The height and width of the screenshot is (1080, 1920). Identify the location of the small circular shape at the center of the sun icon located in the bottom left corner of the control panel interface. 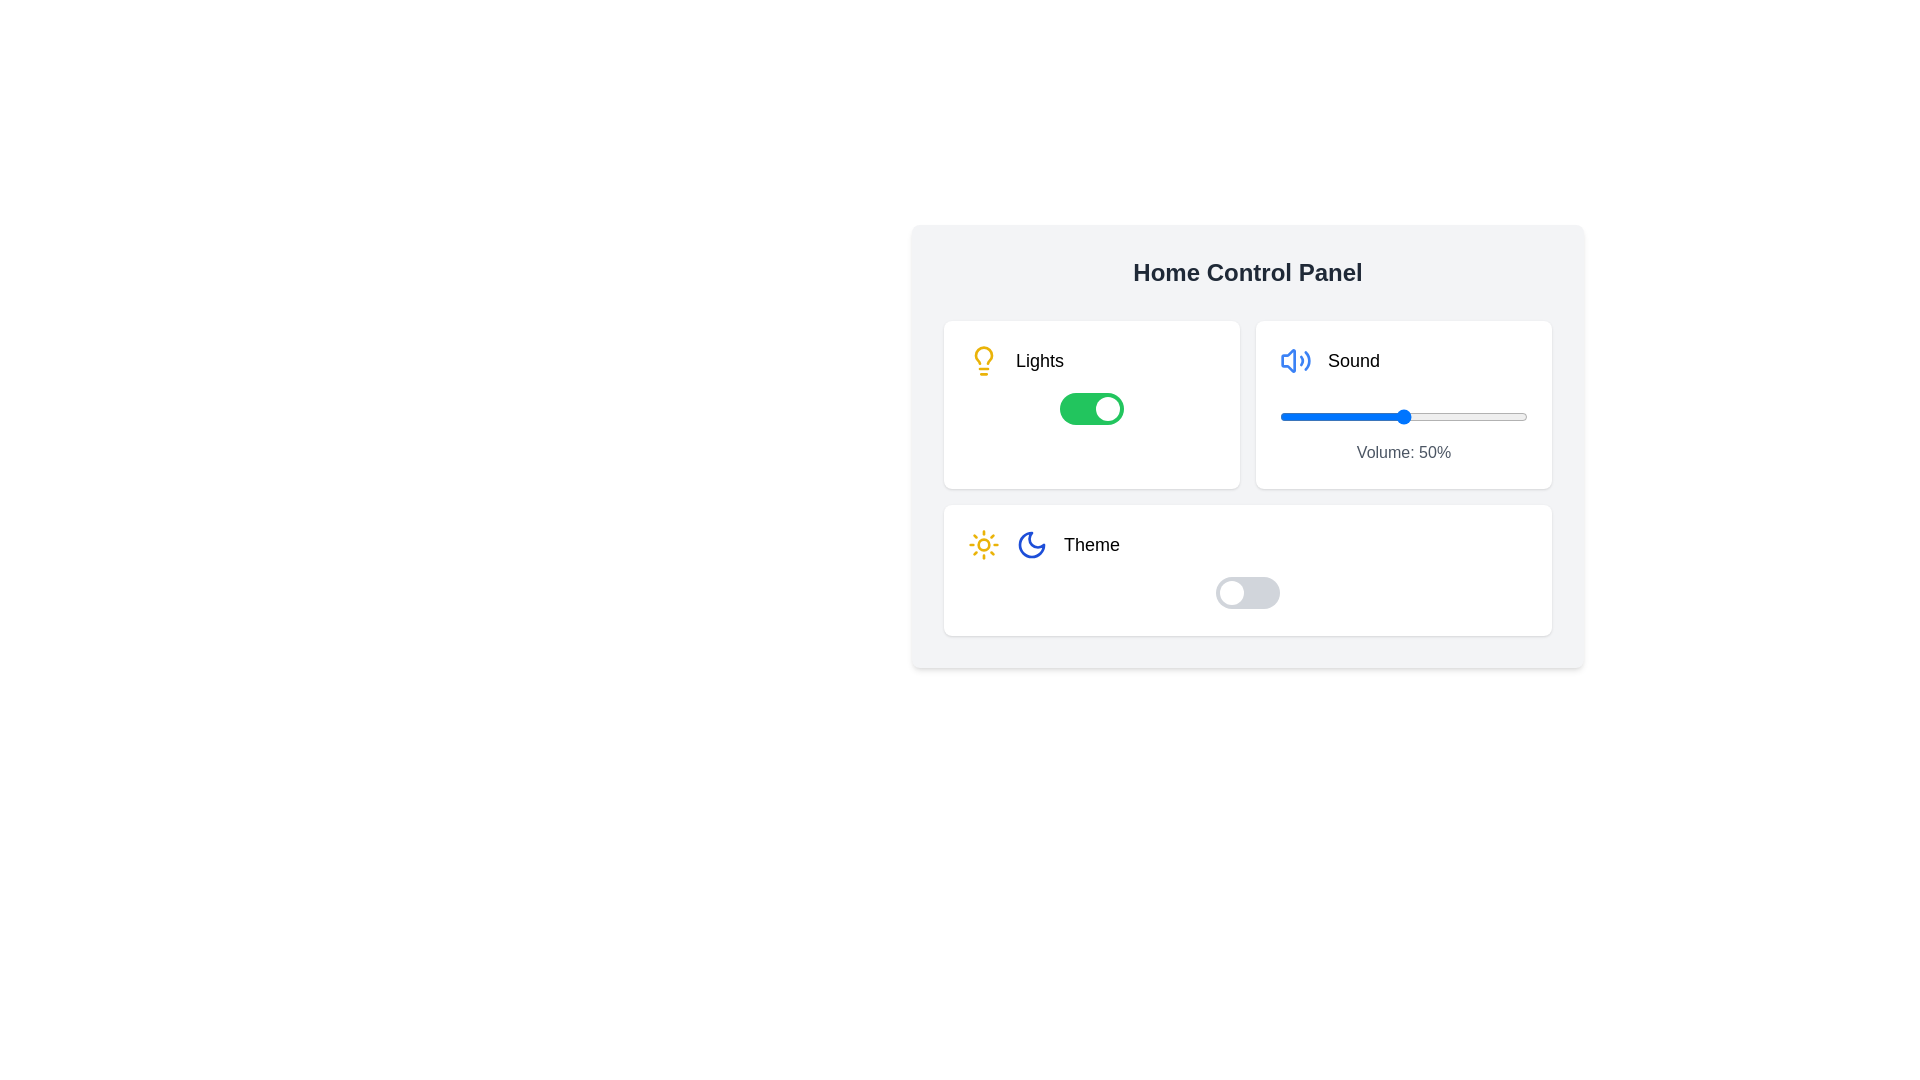
(983, 544).